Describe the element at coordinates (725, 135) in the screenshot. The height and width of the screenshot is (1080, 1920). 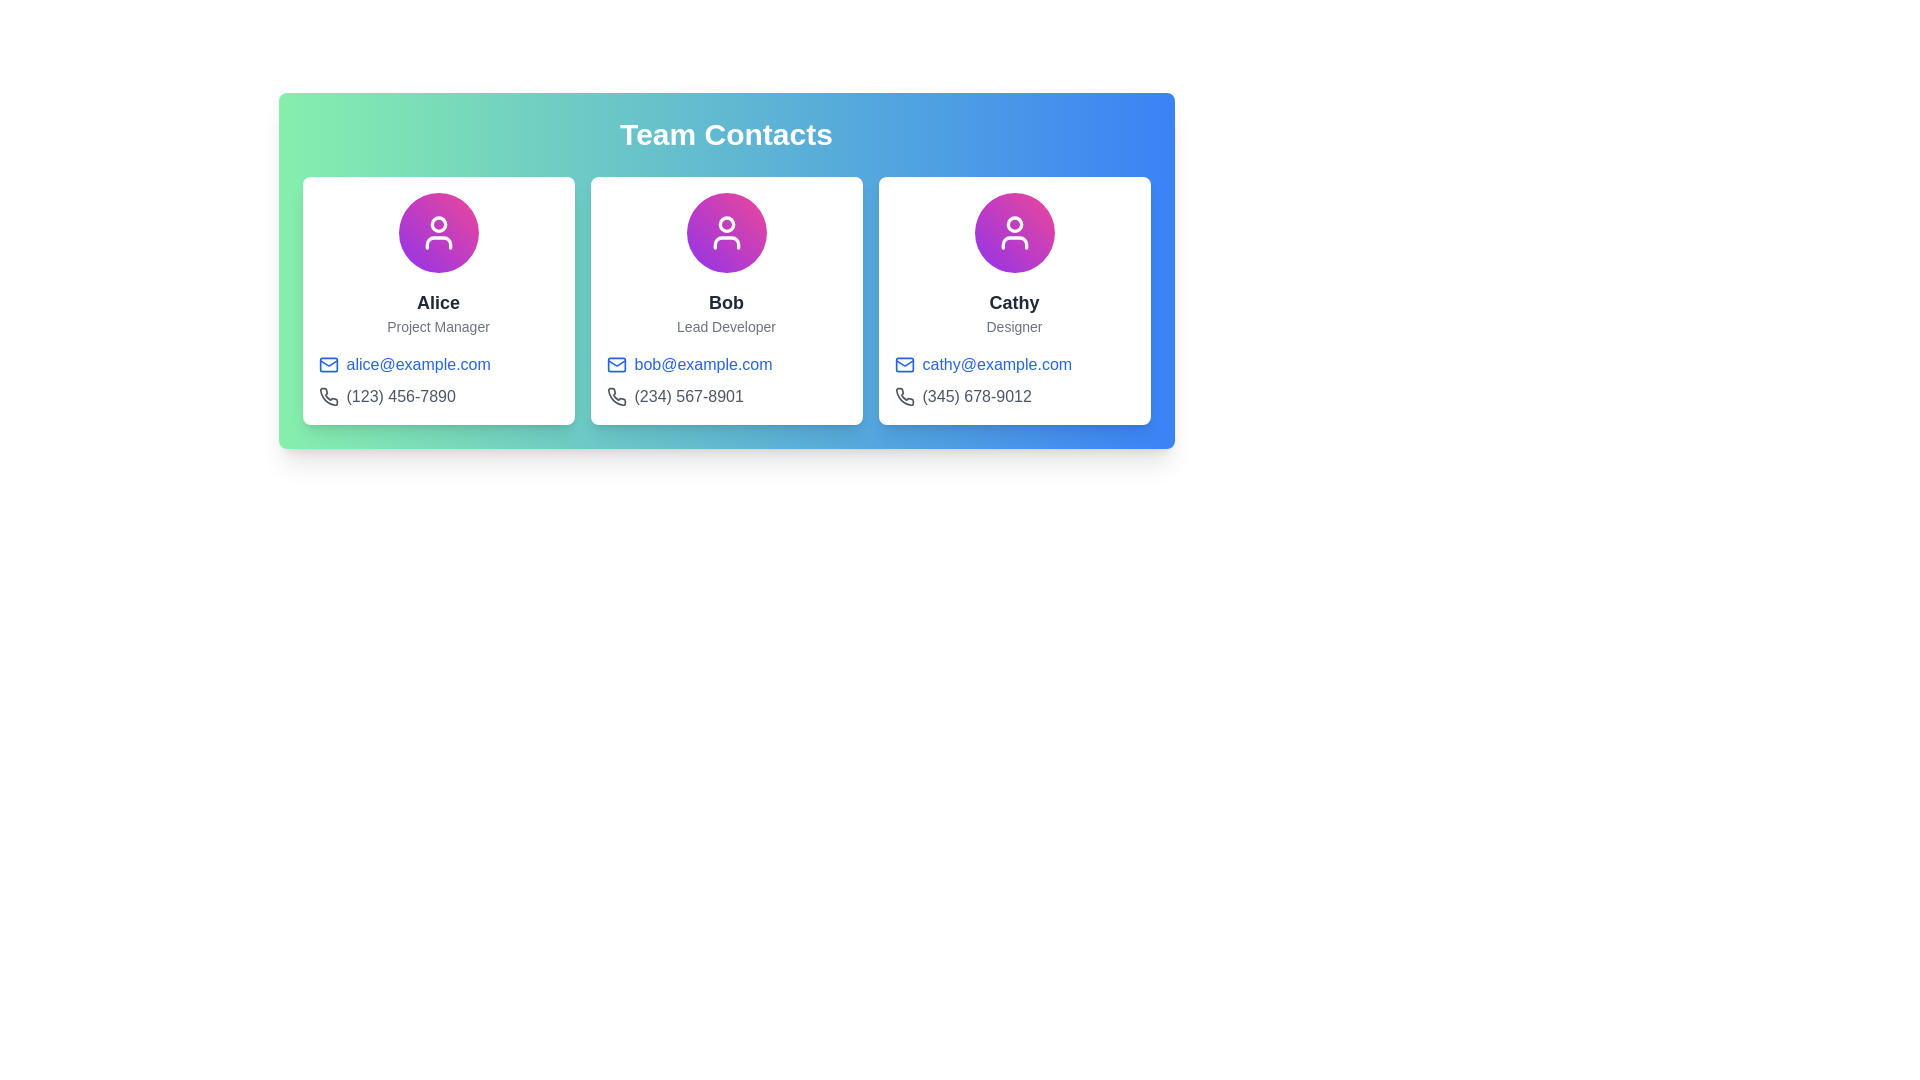
I see `text element displaying the title 'Team Contacts' which is centered at the top of the component with a green-to-blue gradient background` at that location.